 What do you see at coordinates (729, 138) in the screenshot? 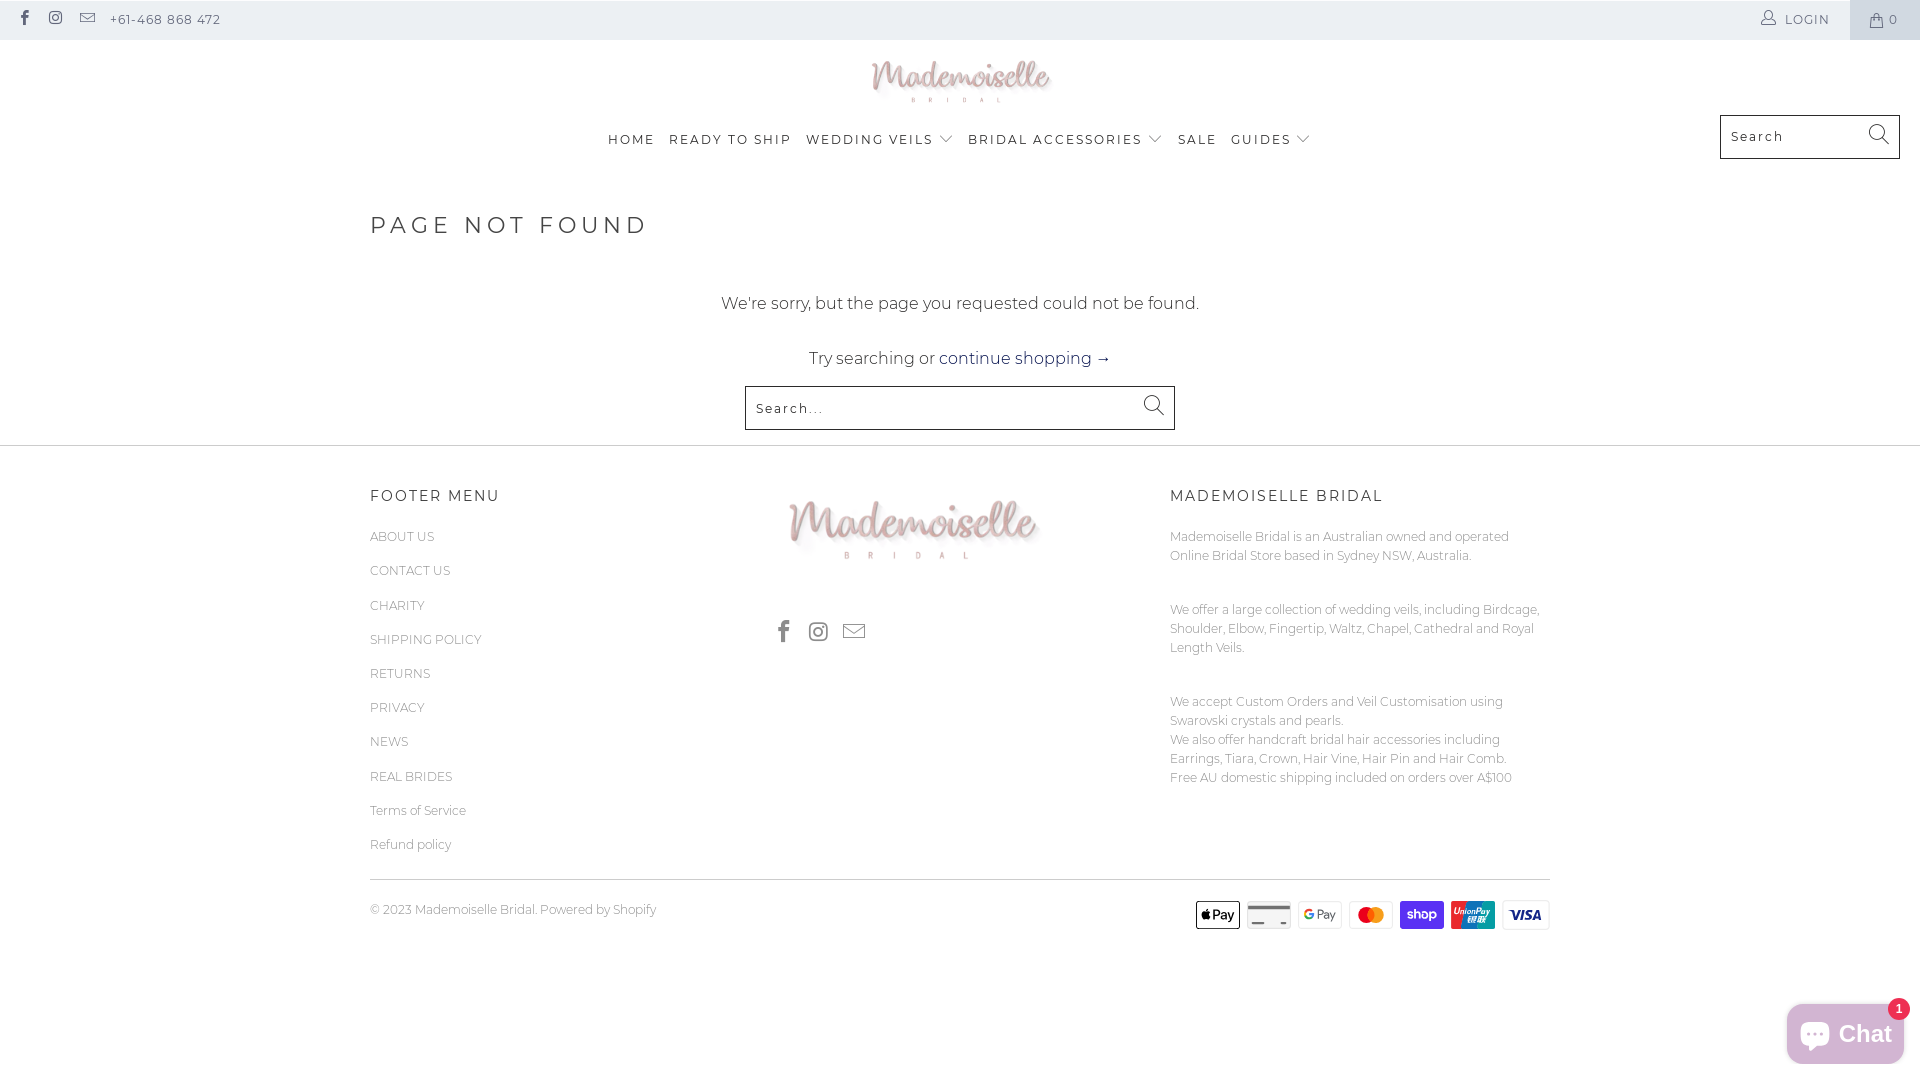
I see `'READY TO SHIP'` at bounding box center [729, 138].